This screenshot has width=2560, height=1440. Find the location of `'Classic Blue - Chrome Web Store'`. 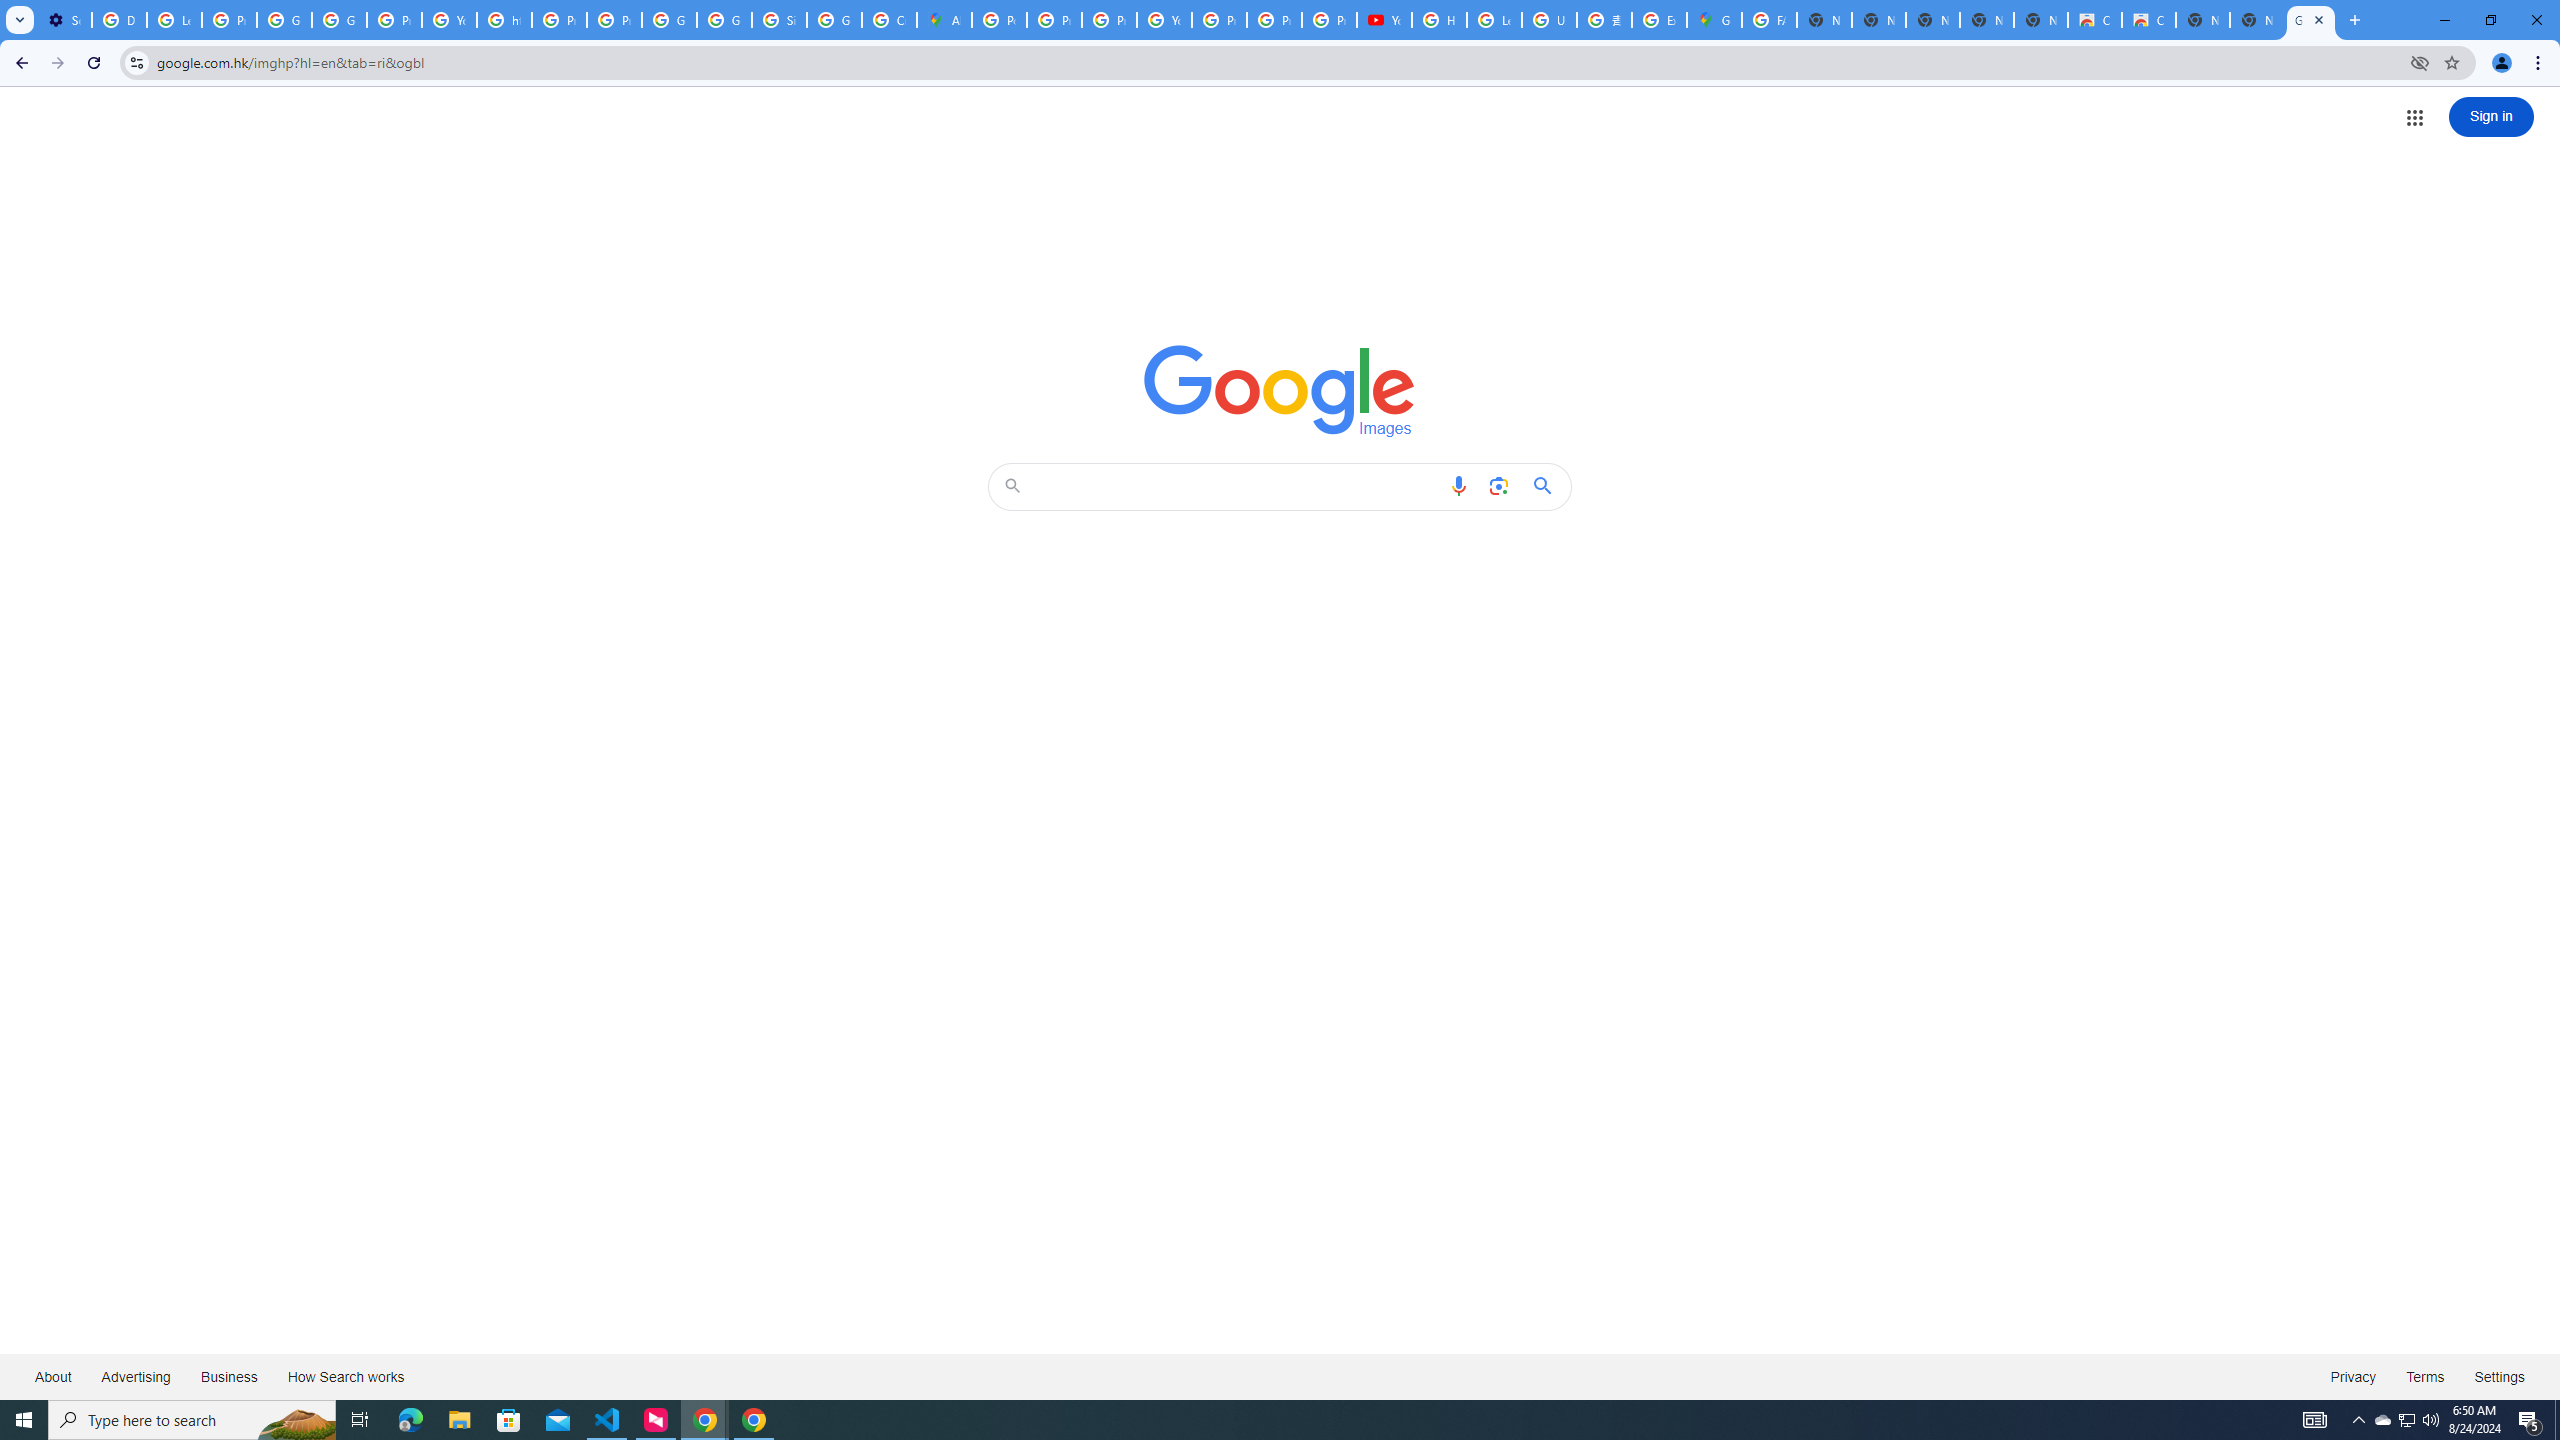

'Classic Blue - Chrome Web Store' is located at coordinates (2148, 19).